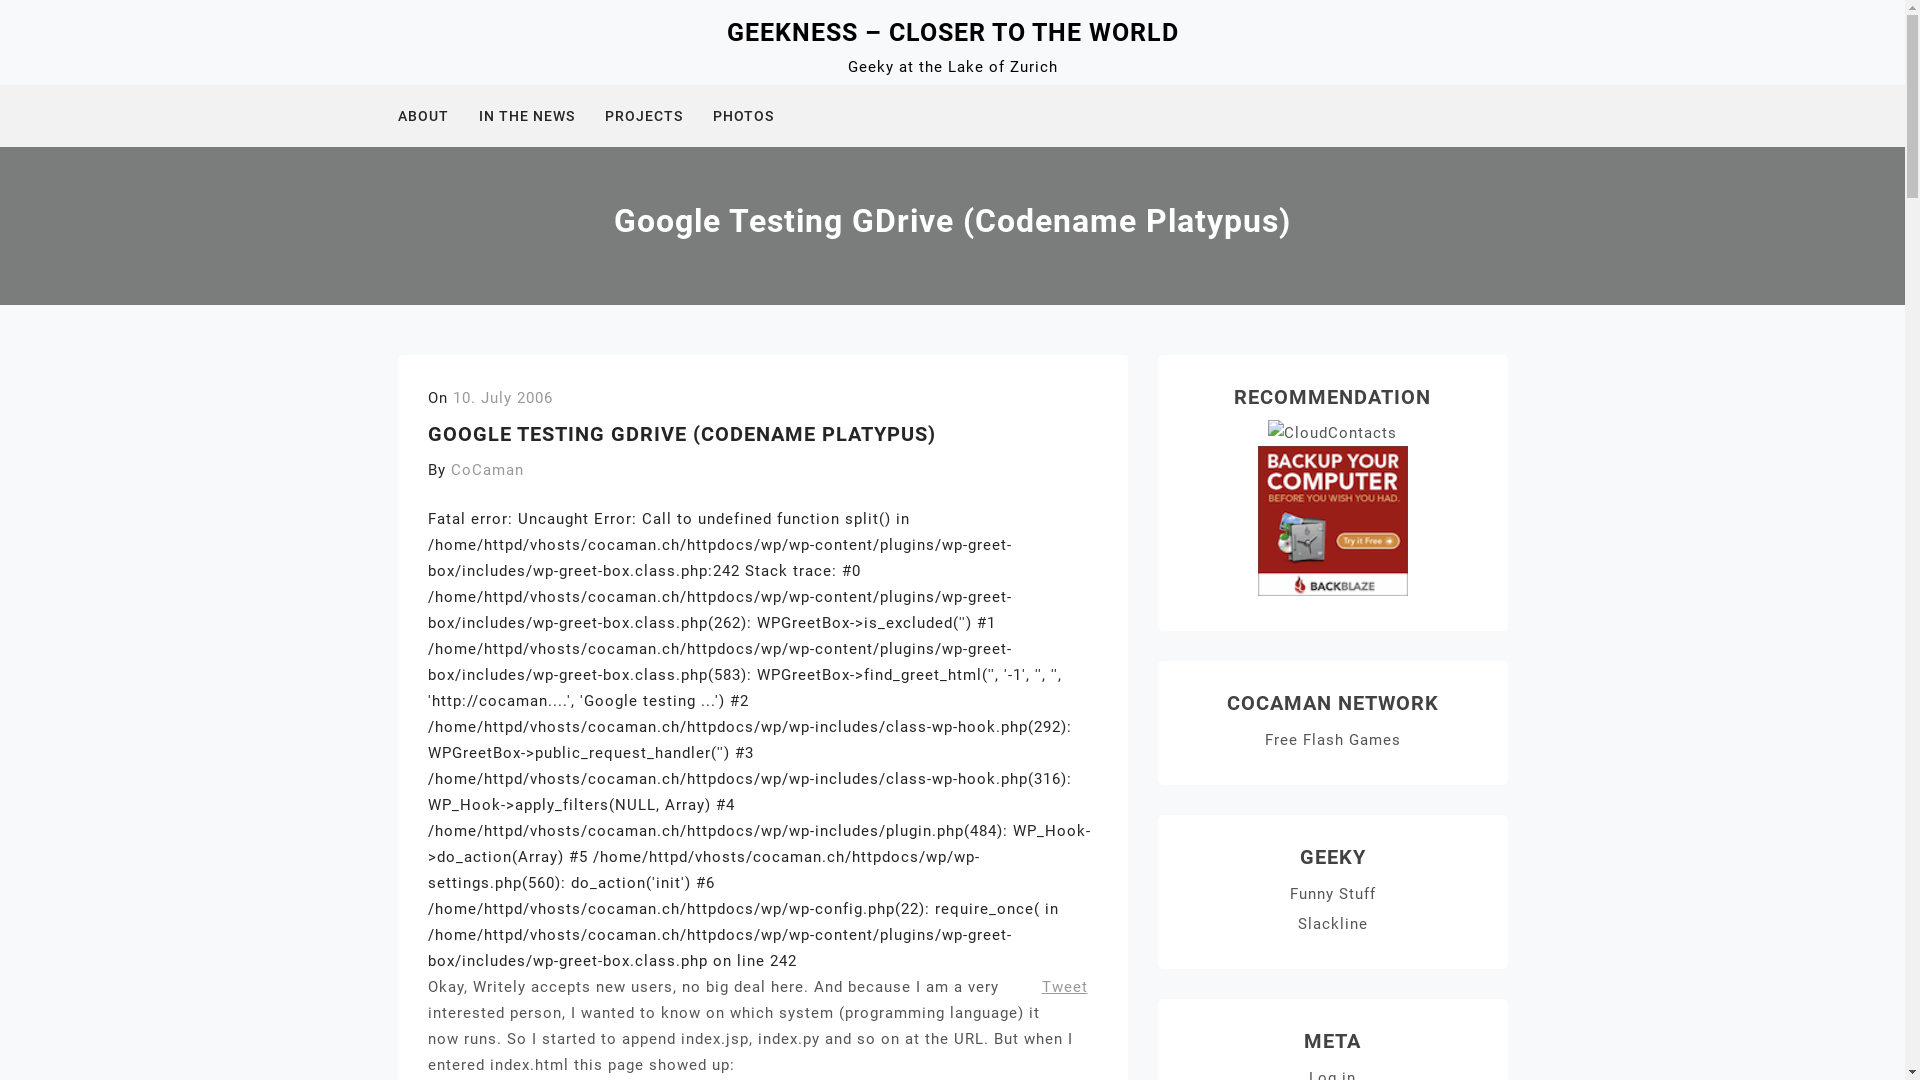  What do you see at coordinates (477, 115) in the screenshot?
I see `'IN THE NEWS'` at bounding box center [477, 115].